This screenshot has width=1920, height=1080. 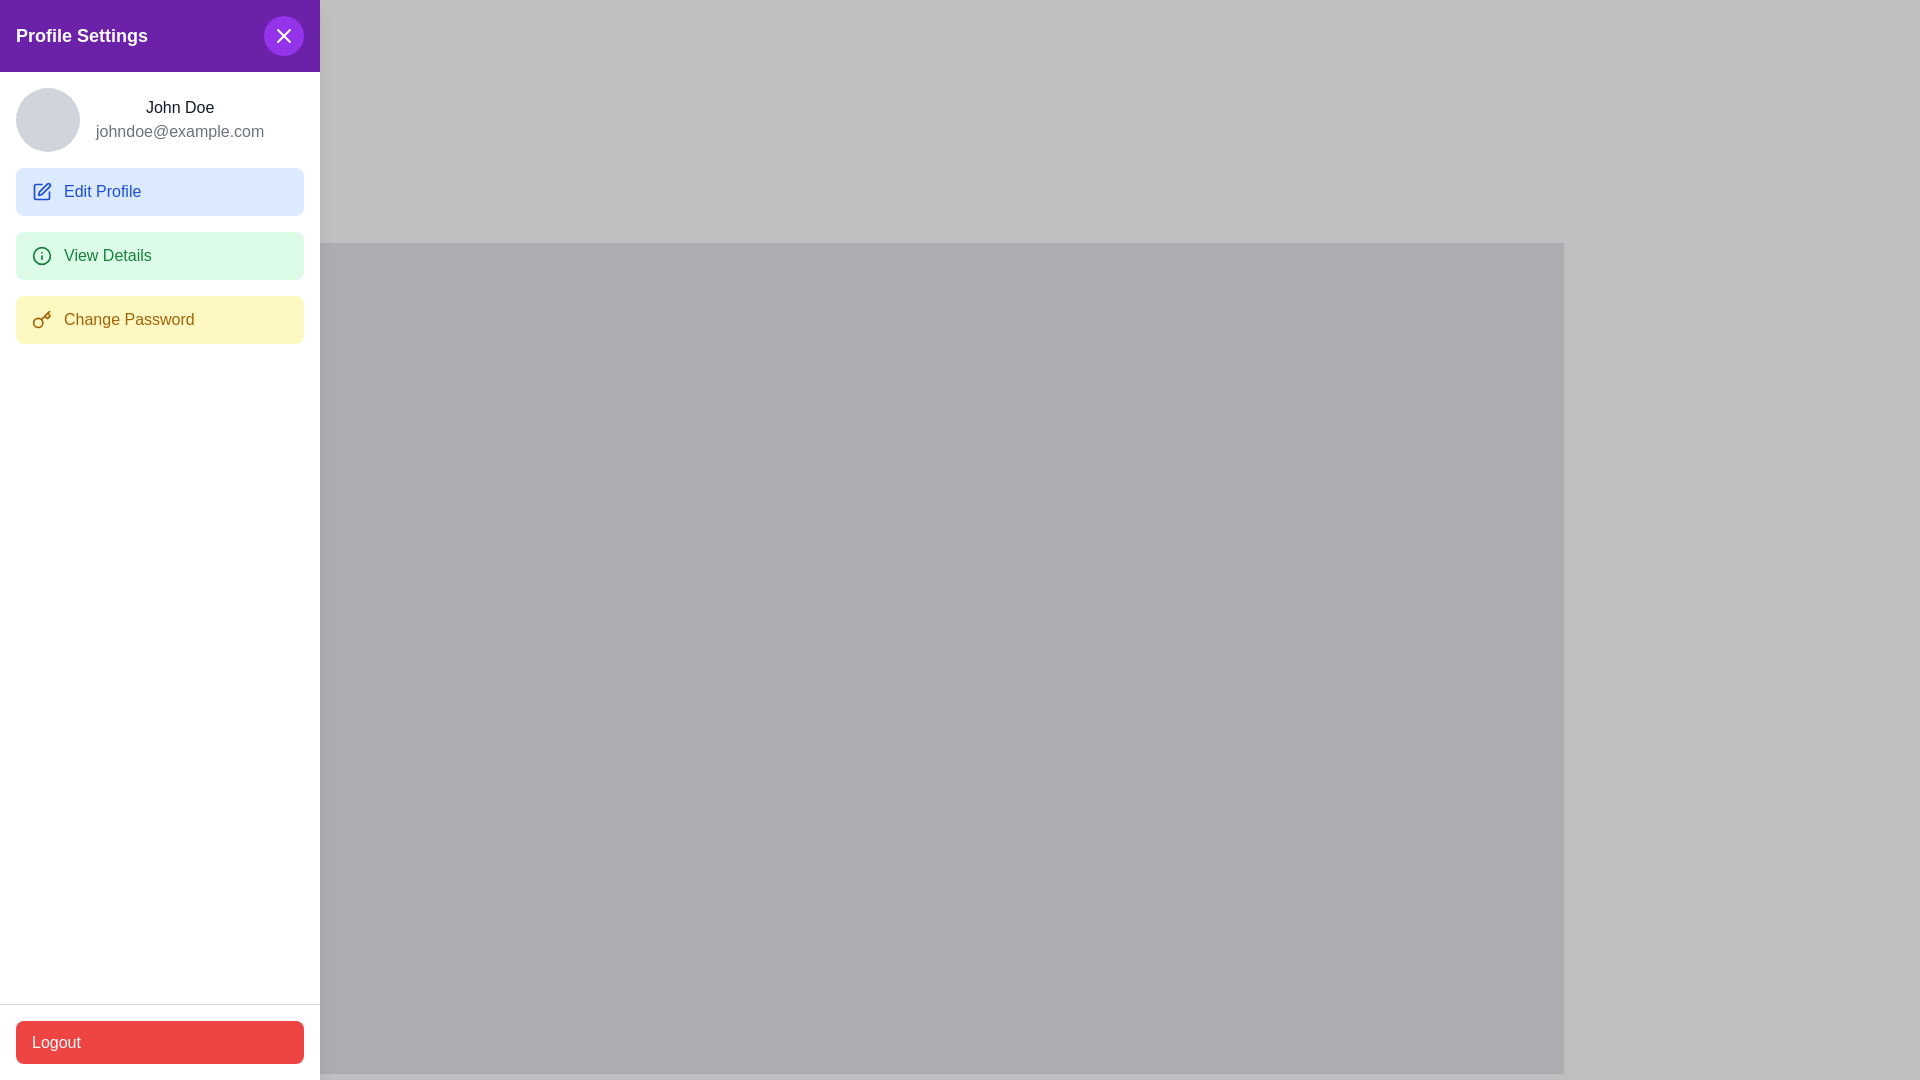 I want to click on the SVG circle graphic component located within the sidebar interface, which serves as an indicator in a row of options, so click(x=42, y=254).